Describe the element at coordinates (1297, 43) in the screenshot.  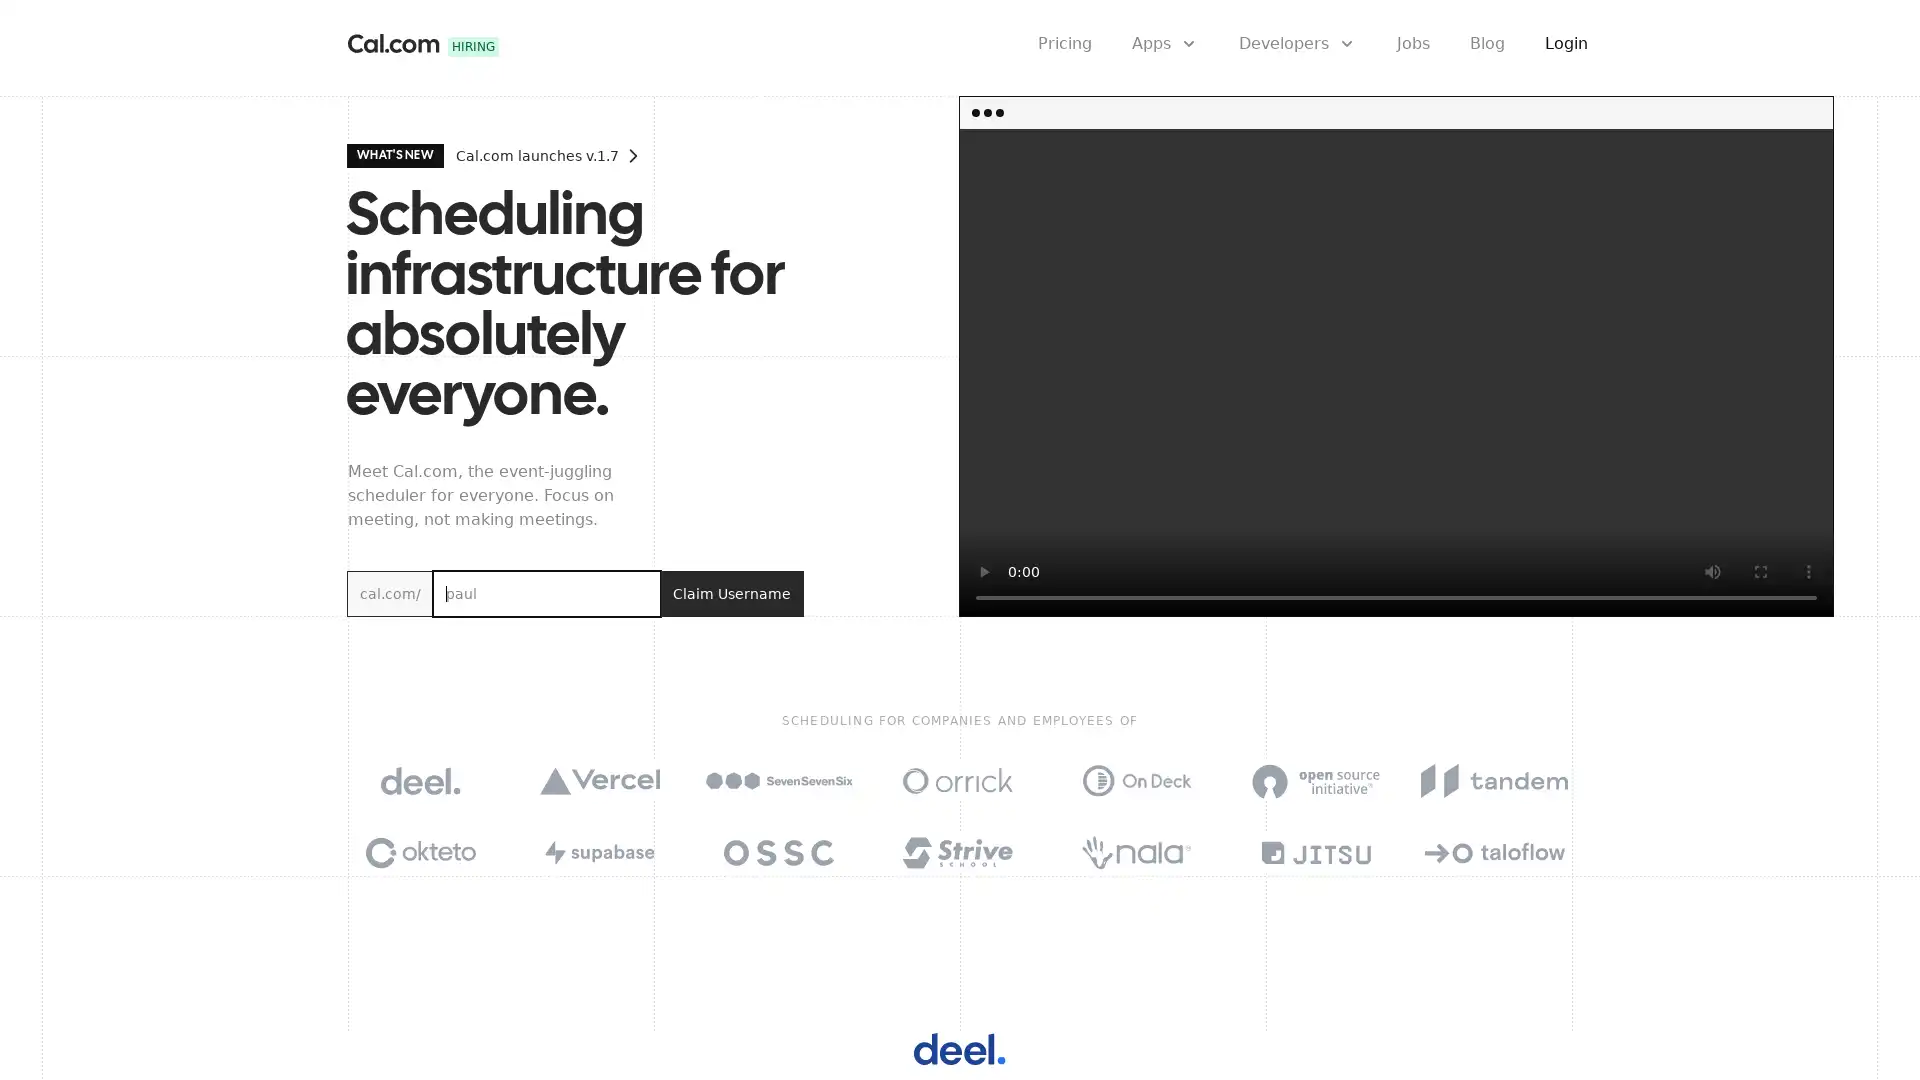
I see `Developers` at that location.